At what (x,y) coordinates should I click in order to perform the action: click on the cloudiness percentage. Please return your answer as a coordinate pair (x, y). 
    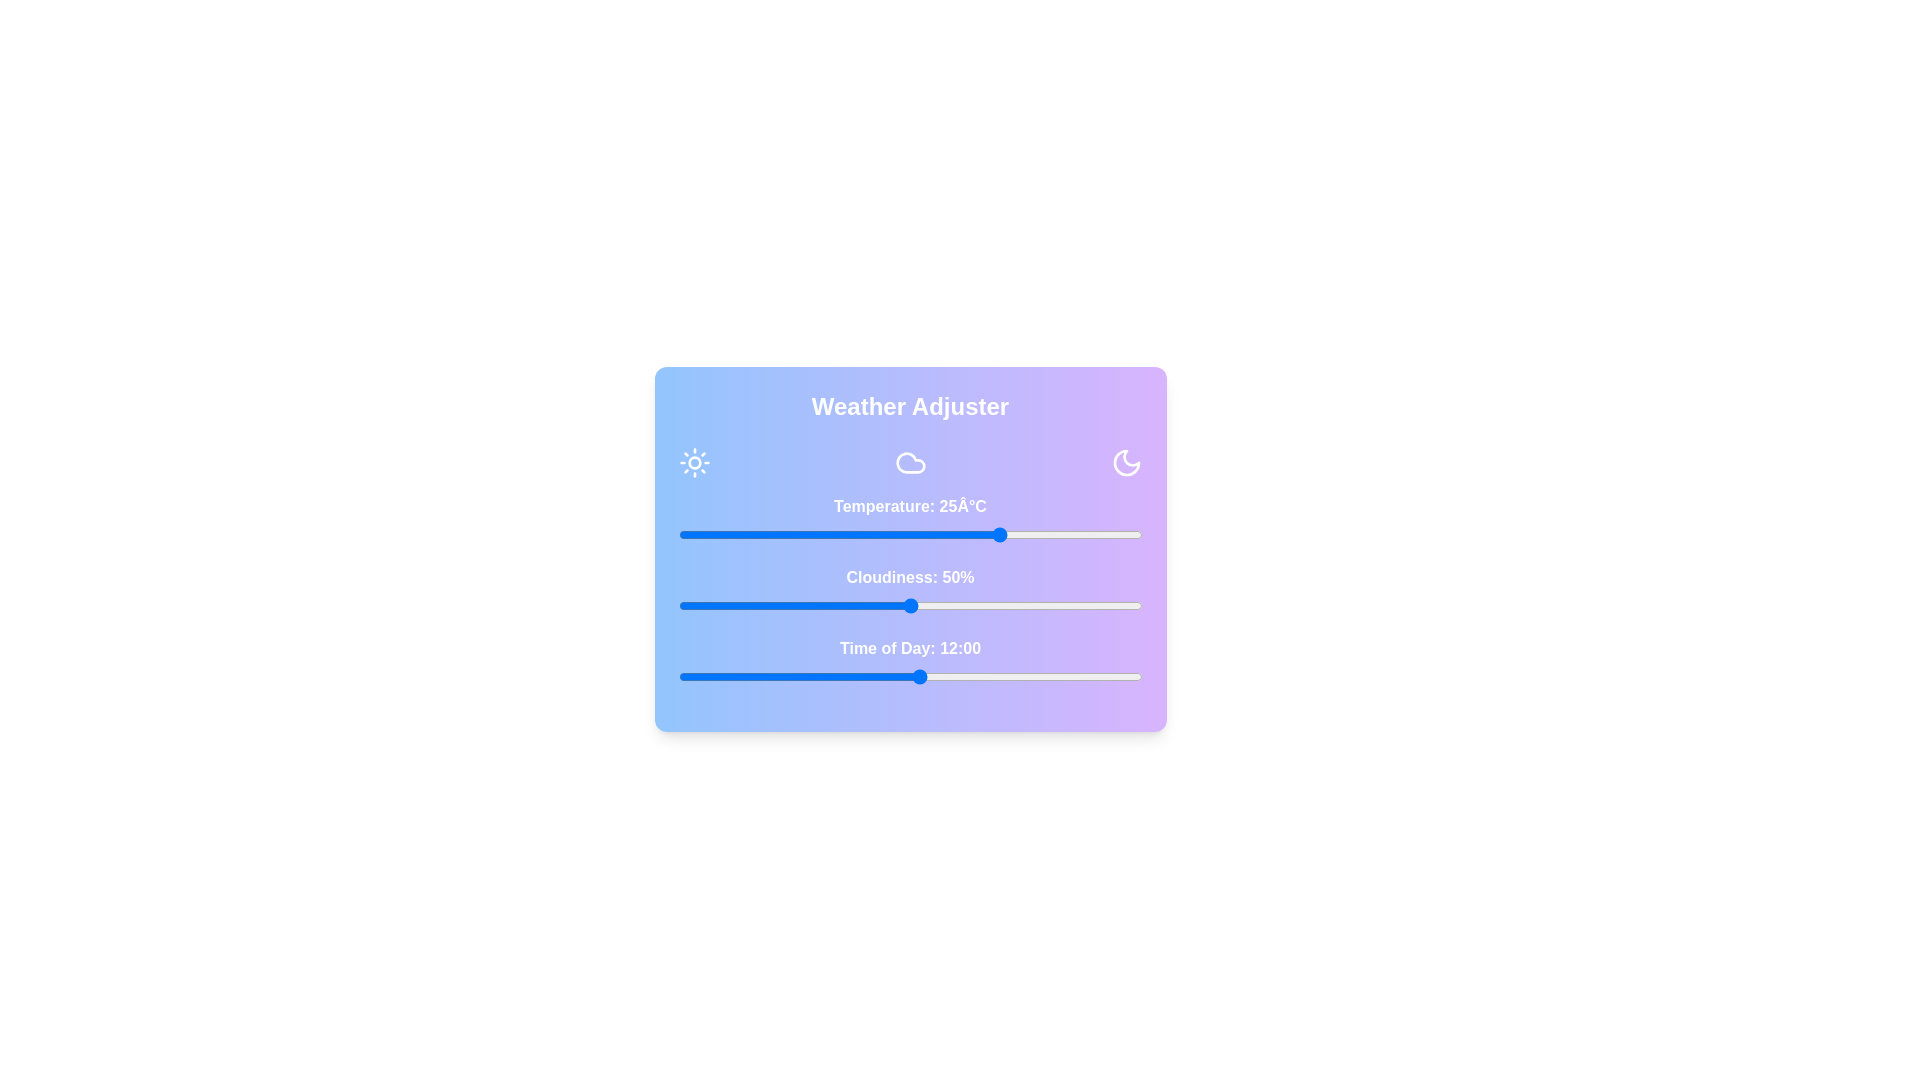
    Looking at the image, I should click on (989, 604).